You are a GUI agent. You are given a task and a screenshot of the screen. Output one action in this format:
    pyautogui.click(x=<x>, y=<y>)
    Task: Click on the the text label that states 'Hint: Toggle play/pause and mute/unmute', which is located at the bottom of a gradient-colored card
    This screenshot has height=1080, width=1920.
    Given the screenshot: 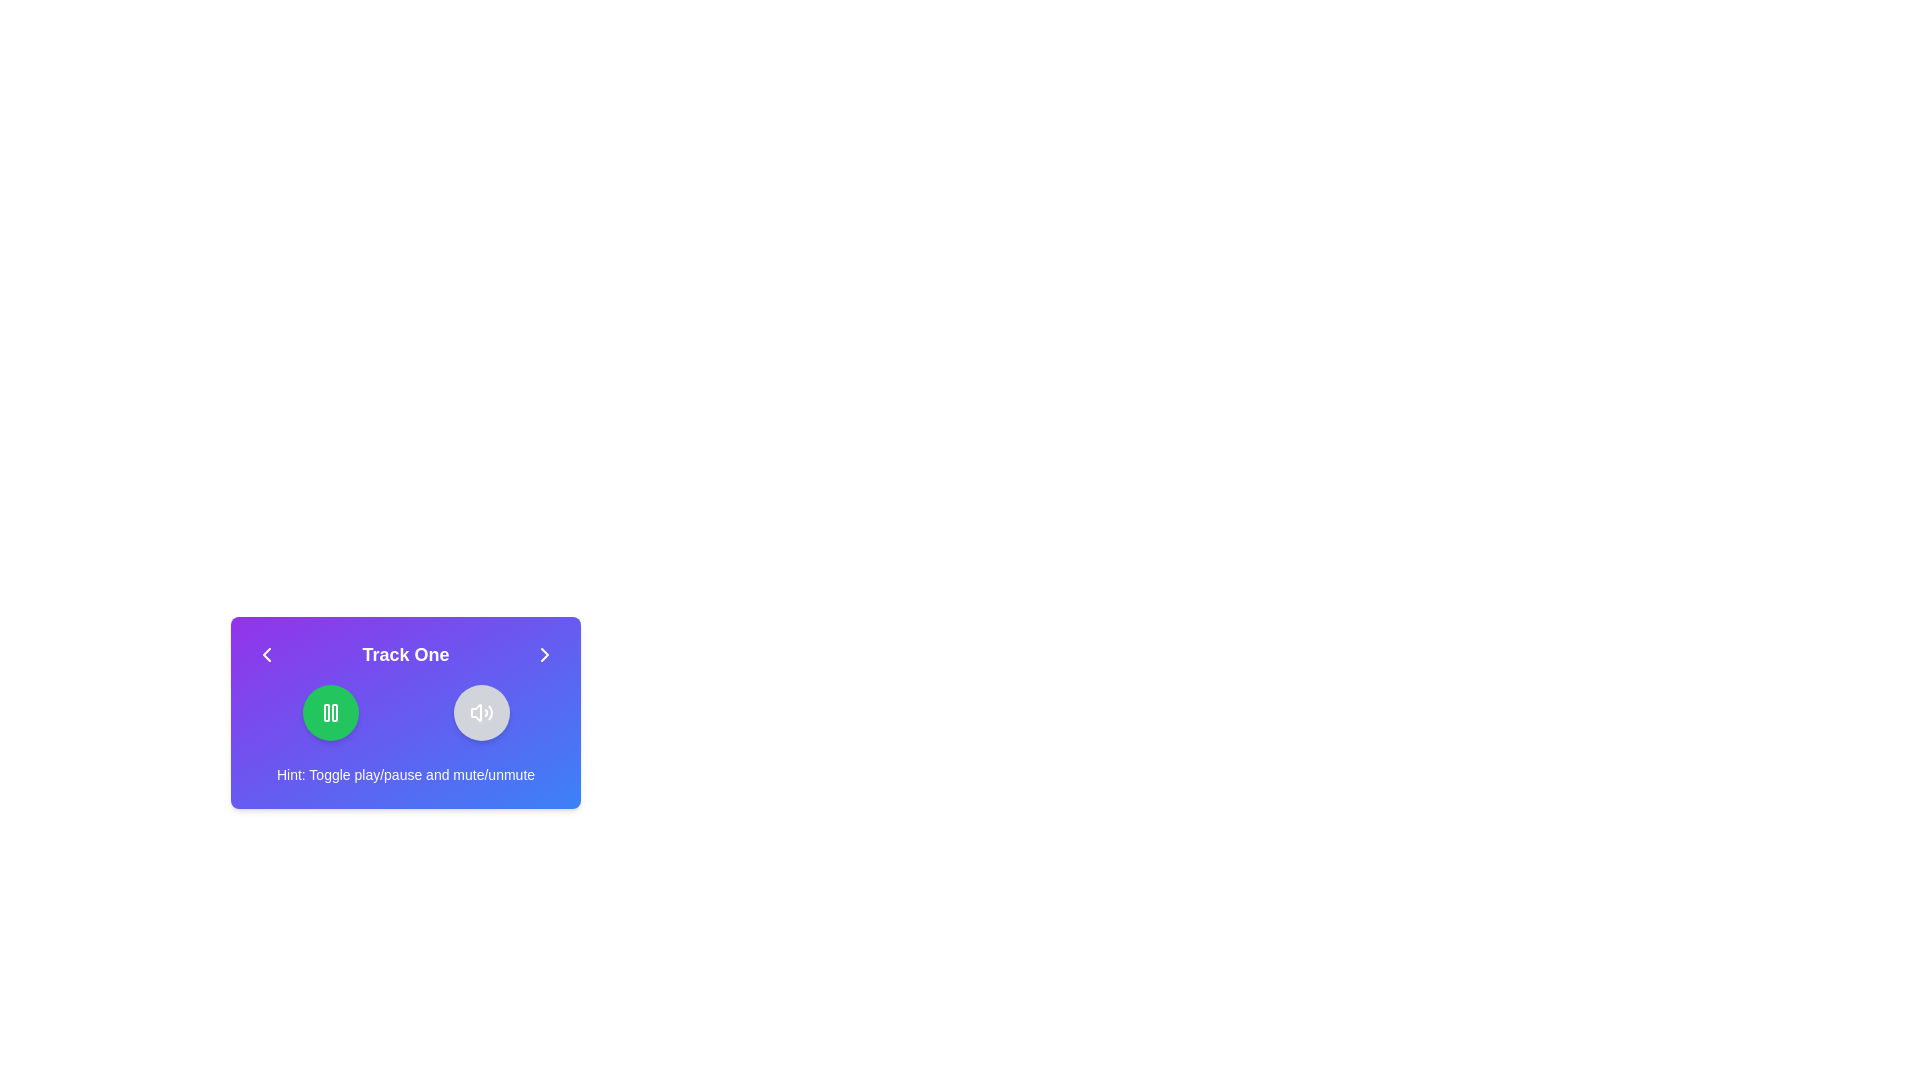 What is the action you would take?
    pyautogui.click(x=405, y=774)
    